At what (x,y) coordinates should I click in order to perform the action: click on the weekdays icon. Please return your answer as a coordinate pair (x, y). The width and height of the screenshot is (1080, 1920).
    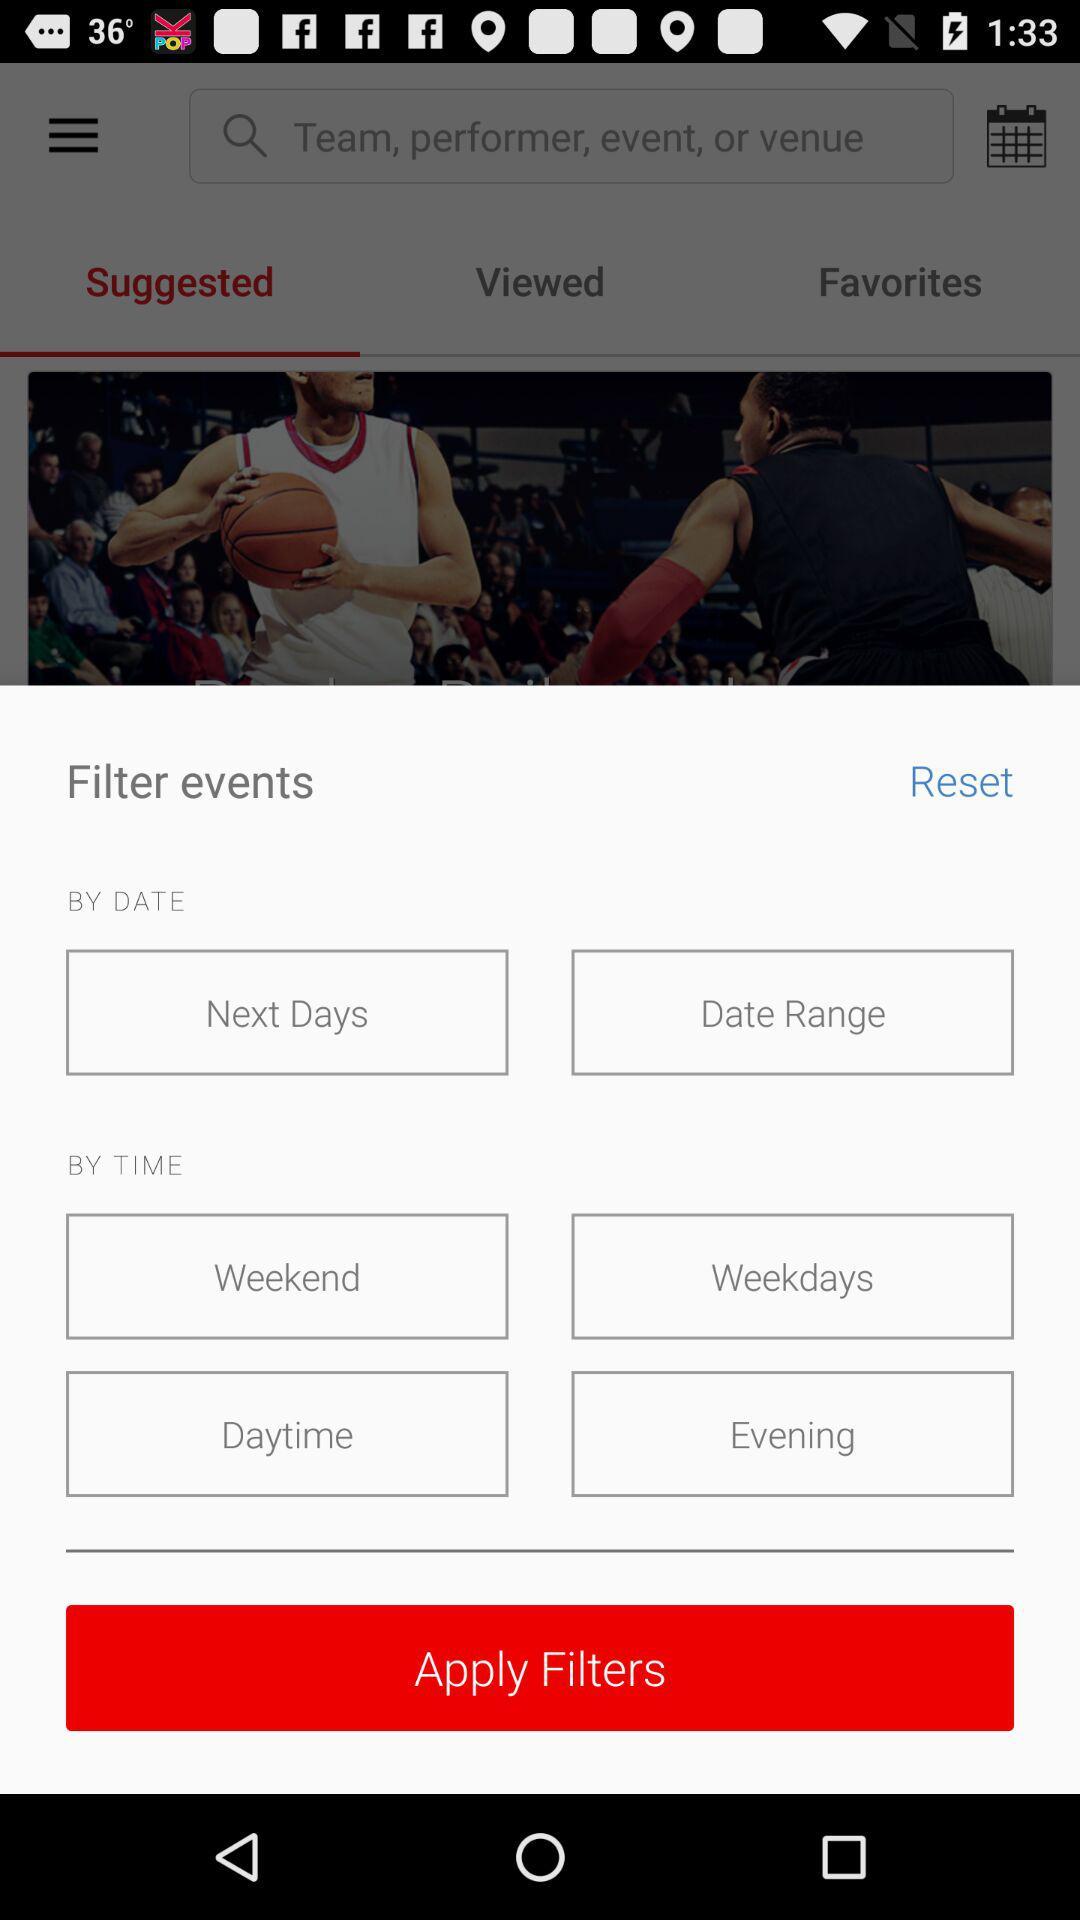
    Looking at the image, I should click on (791, 1275).